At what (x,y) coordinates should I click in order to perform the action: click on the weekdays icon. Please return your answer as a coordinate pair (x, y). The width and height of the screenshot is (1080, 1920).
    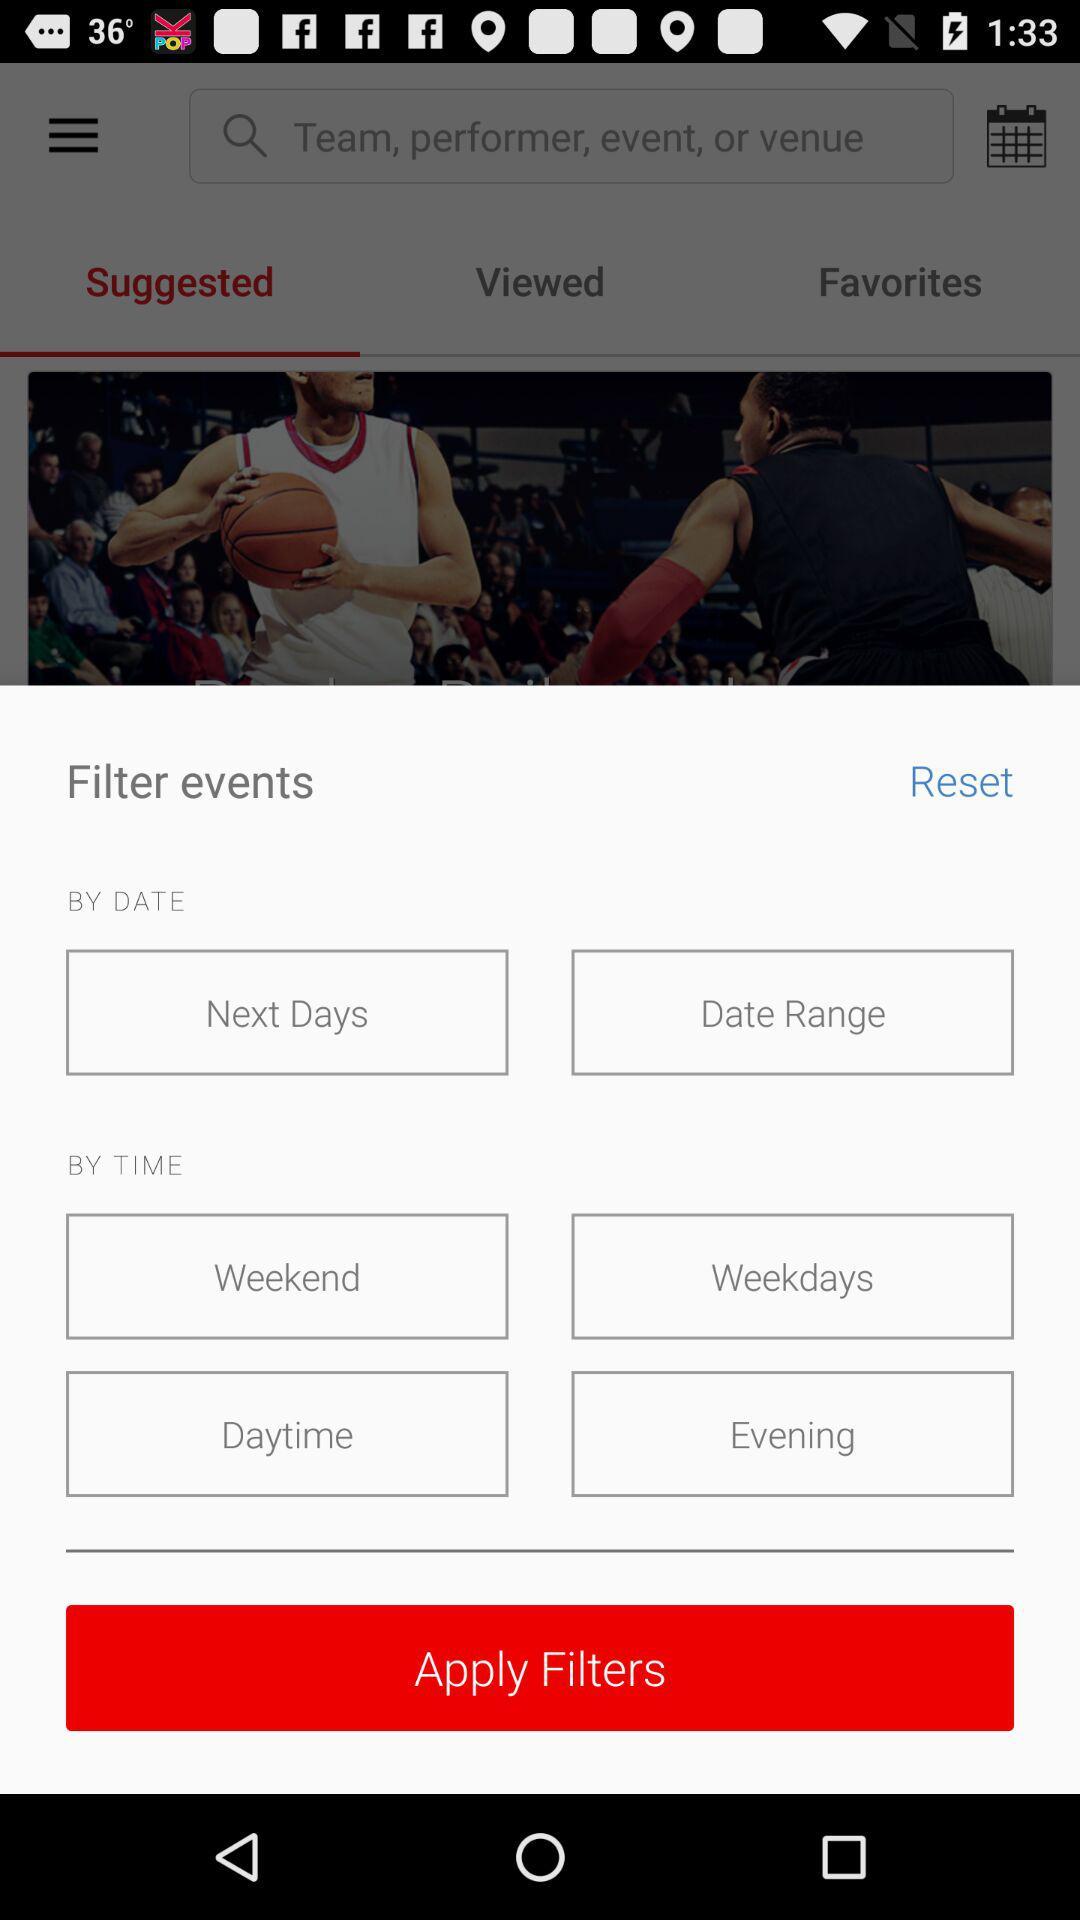
    Looking at the image, I should click on (791, 1275).